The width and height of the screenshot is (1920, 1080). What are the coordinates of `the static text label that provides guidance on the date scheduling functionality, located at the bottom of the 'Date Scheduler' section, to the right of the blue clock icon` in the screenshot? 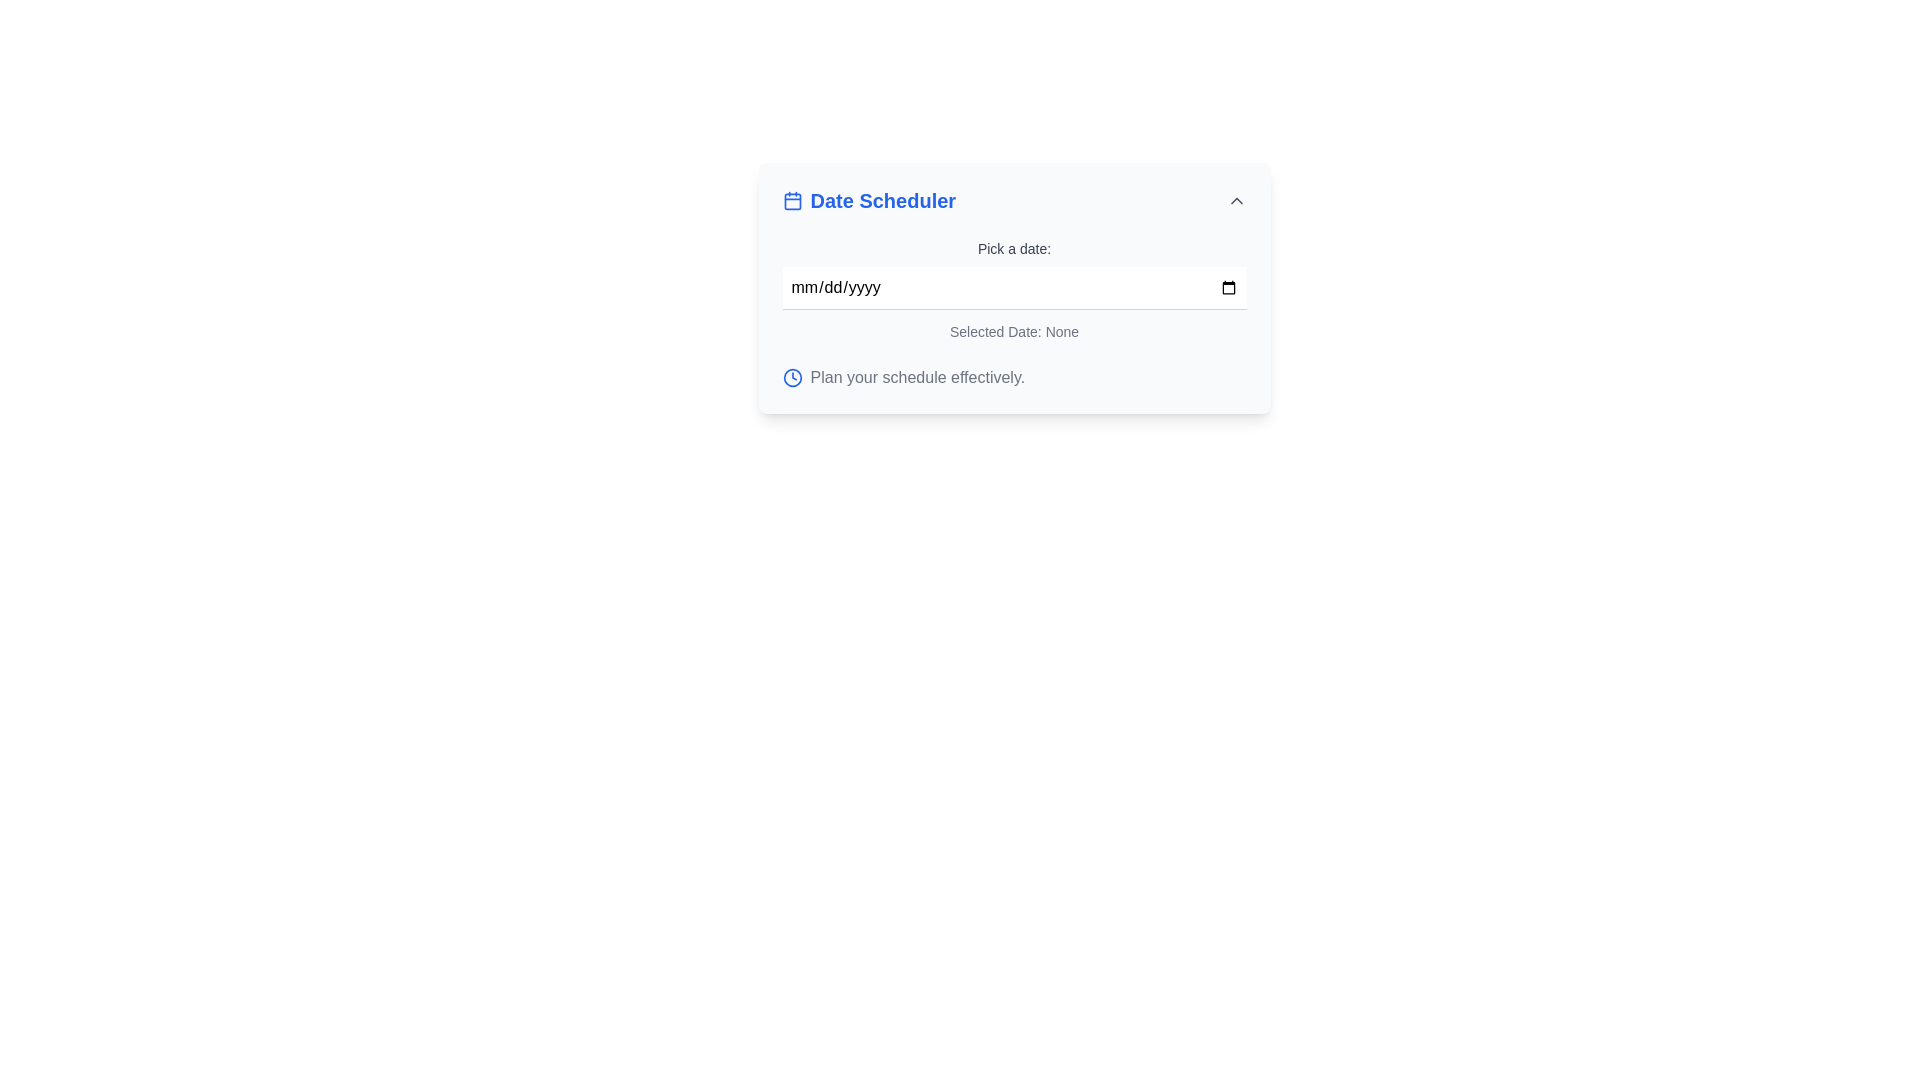 It's located at (916, 378).